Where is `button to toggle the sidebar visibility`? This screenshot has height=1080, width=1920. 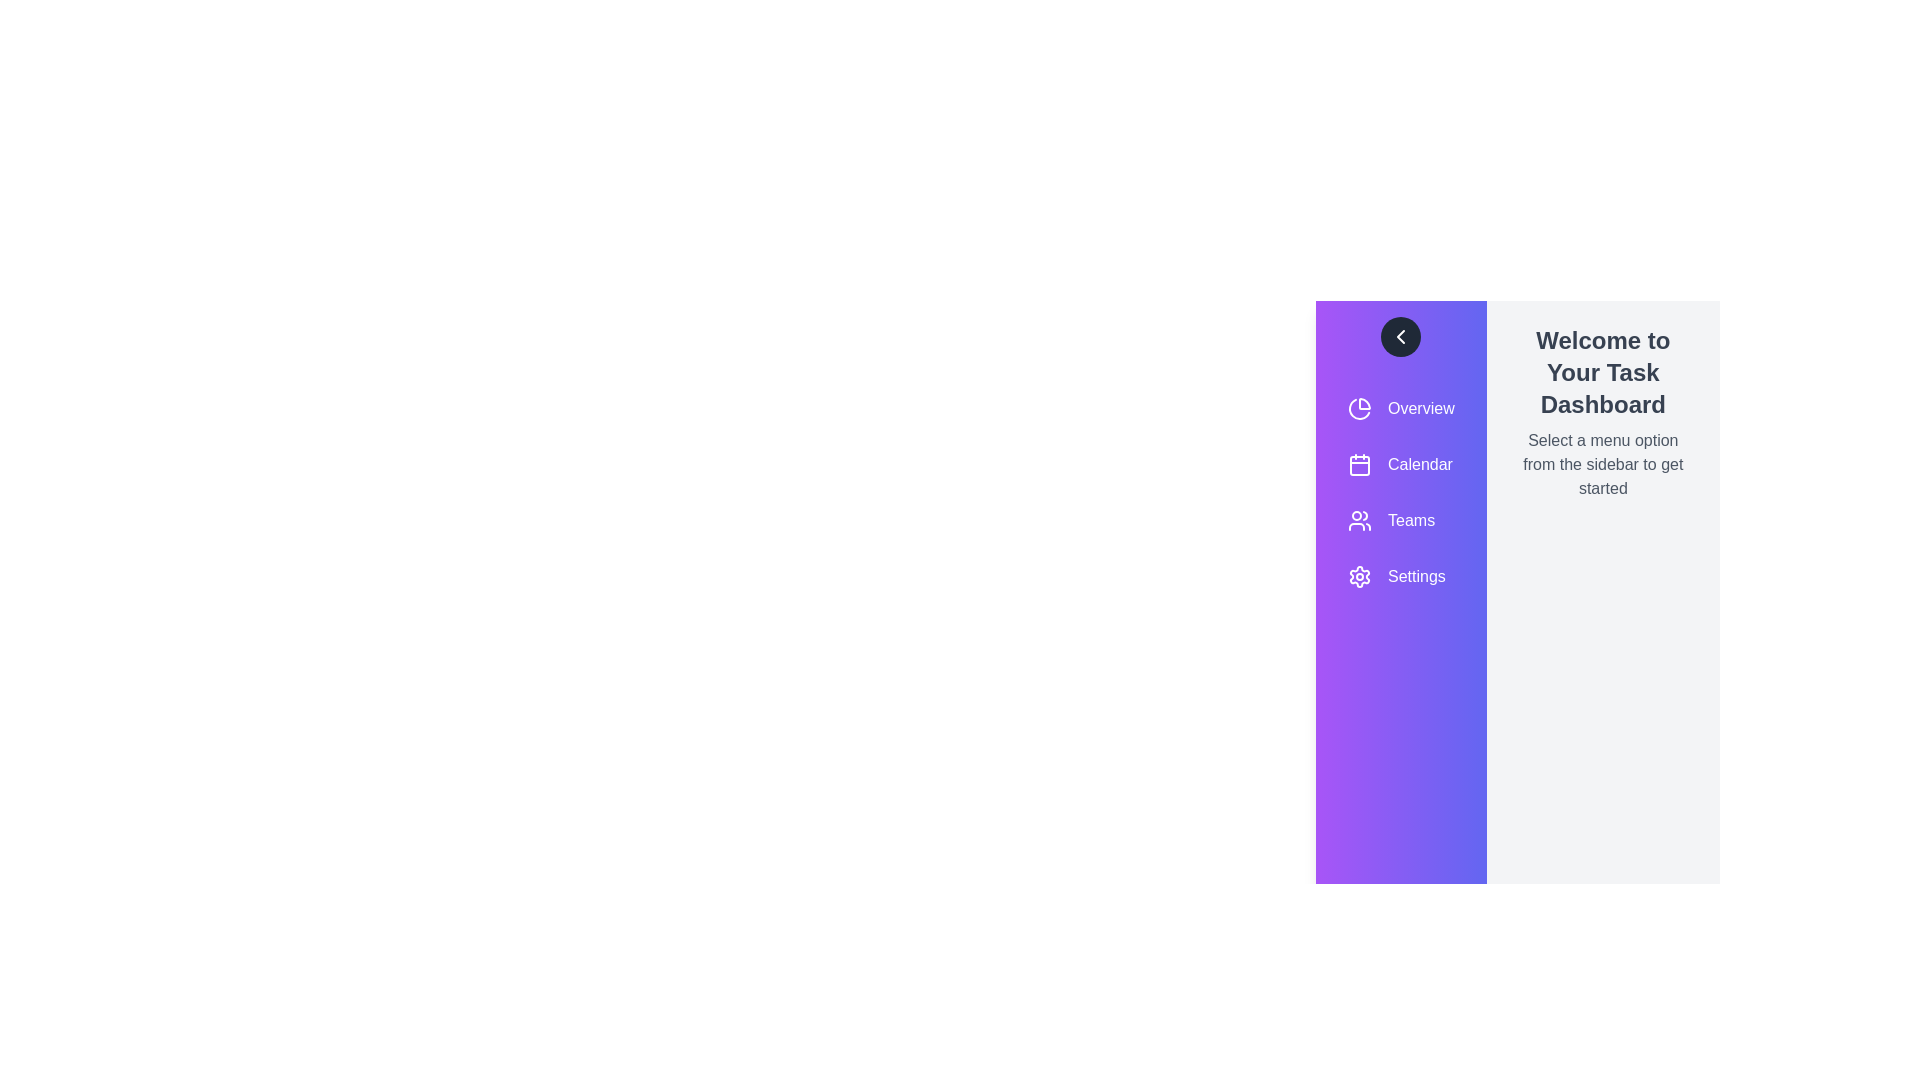
button to toggle the sidebar visibility is located at coordinates (1400, 335).